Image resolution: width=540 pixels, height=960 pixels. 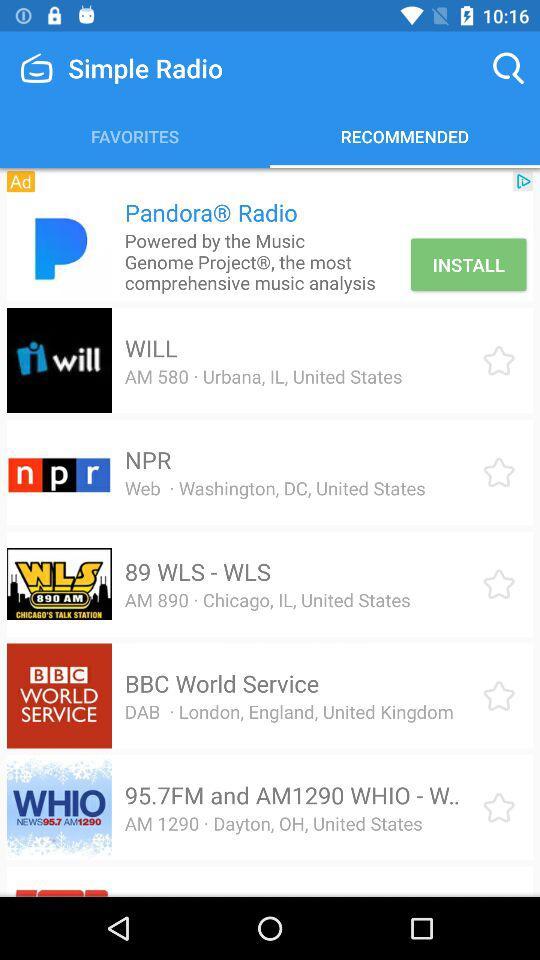 I want to click on the will icon, so click(x=150, y=348).